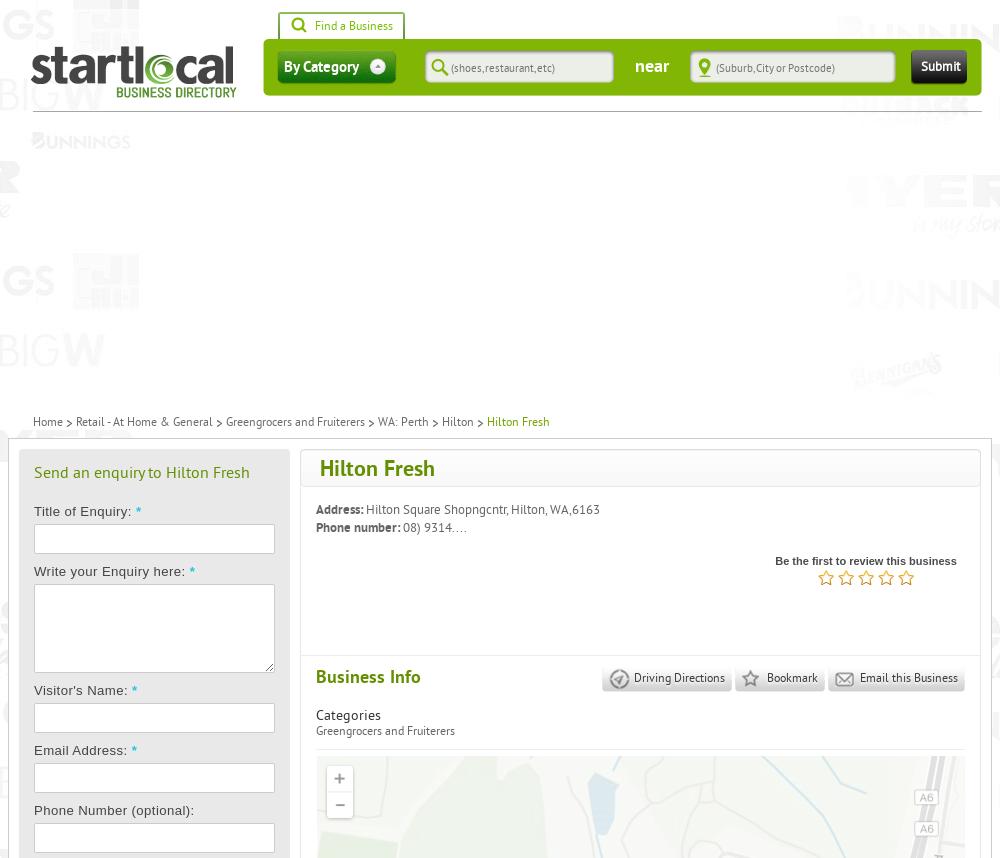 Image resolution: width=1000 pixels, height=858 pixels. What do you see at coordinates (110, 570) in the screenshot?
I see `'Write your Enquiry here:'` at bounding box center [110, 570].